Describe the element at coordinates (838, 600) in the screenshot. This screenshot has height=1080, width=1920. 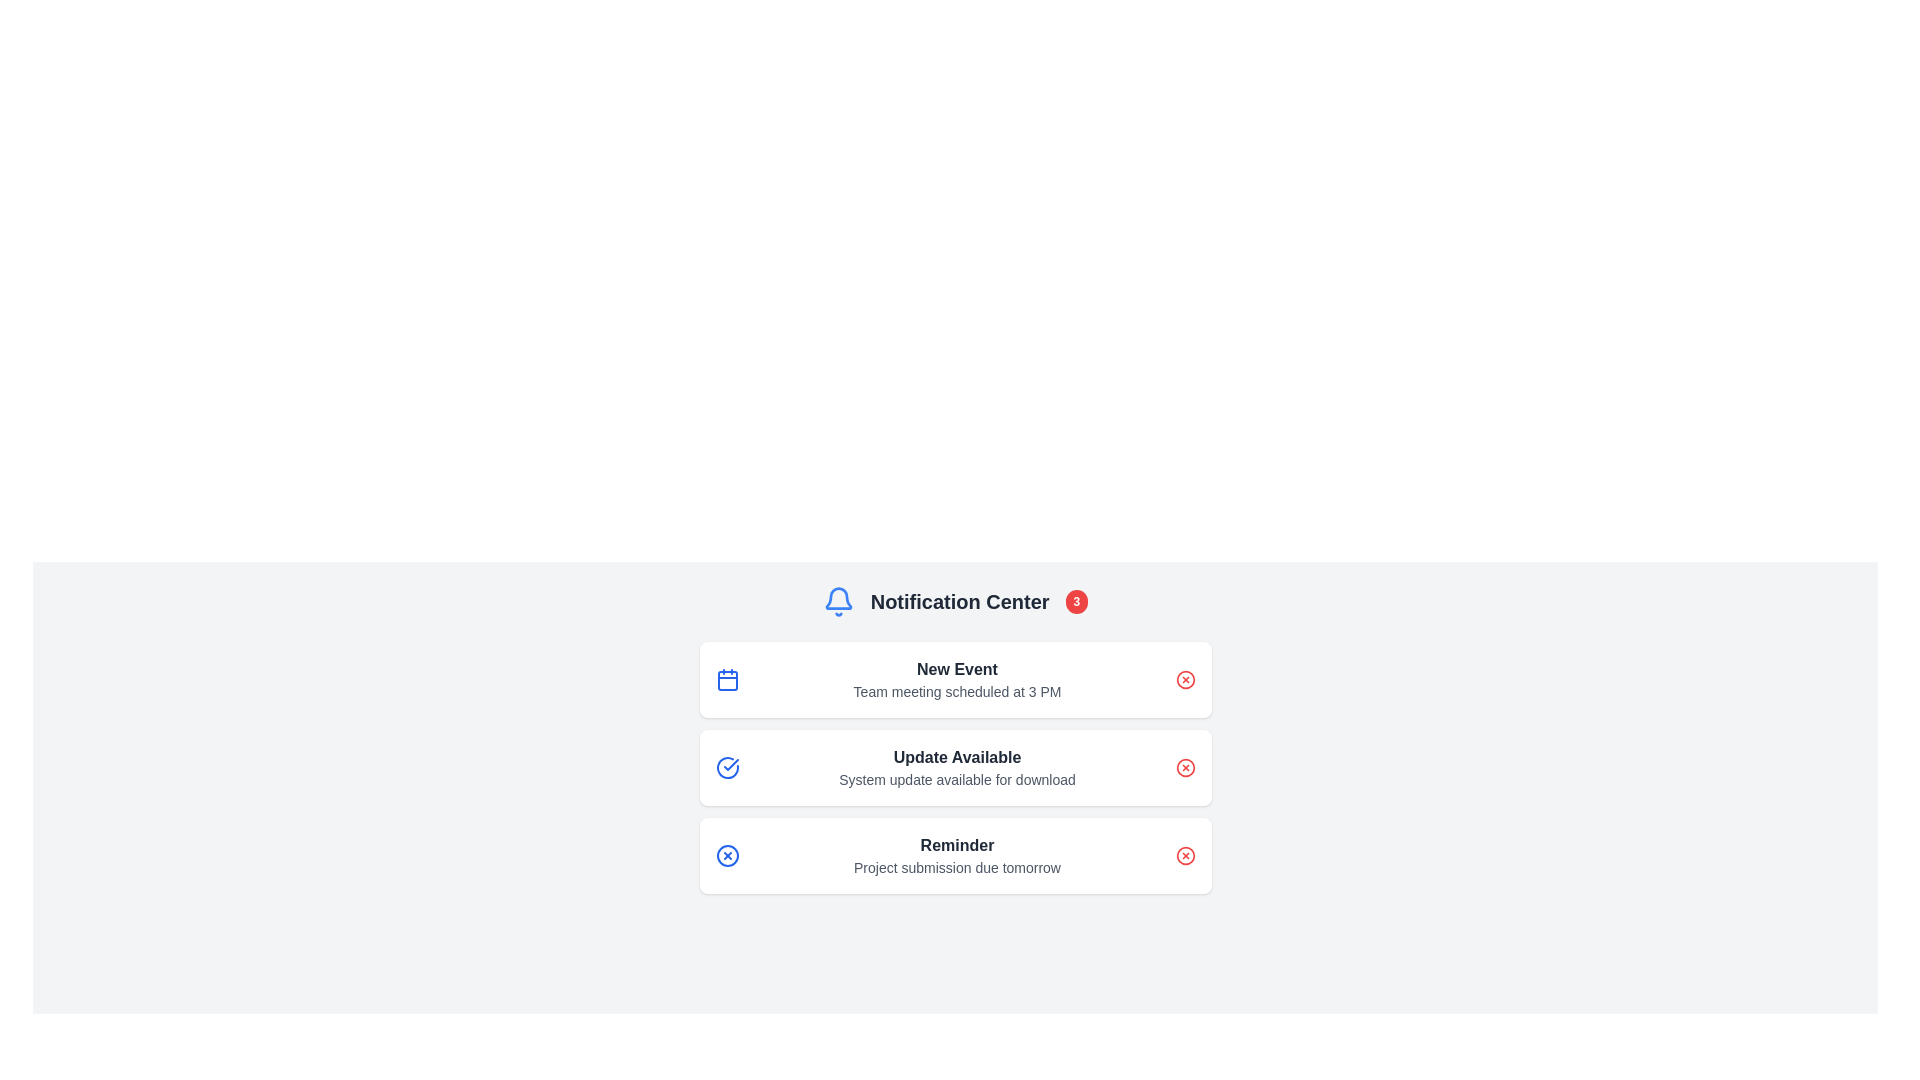
I see `the bell icon in the Notification Center section, which serves as a visual indicator for notifications and is clickable` at that location.